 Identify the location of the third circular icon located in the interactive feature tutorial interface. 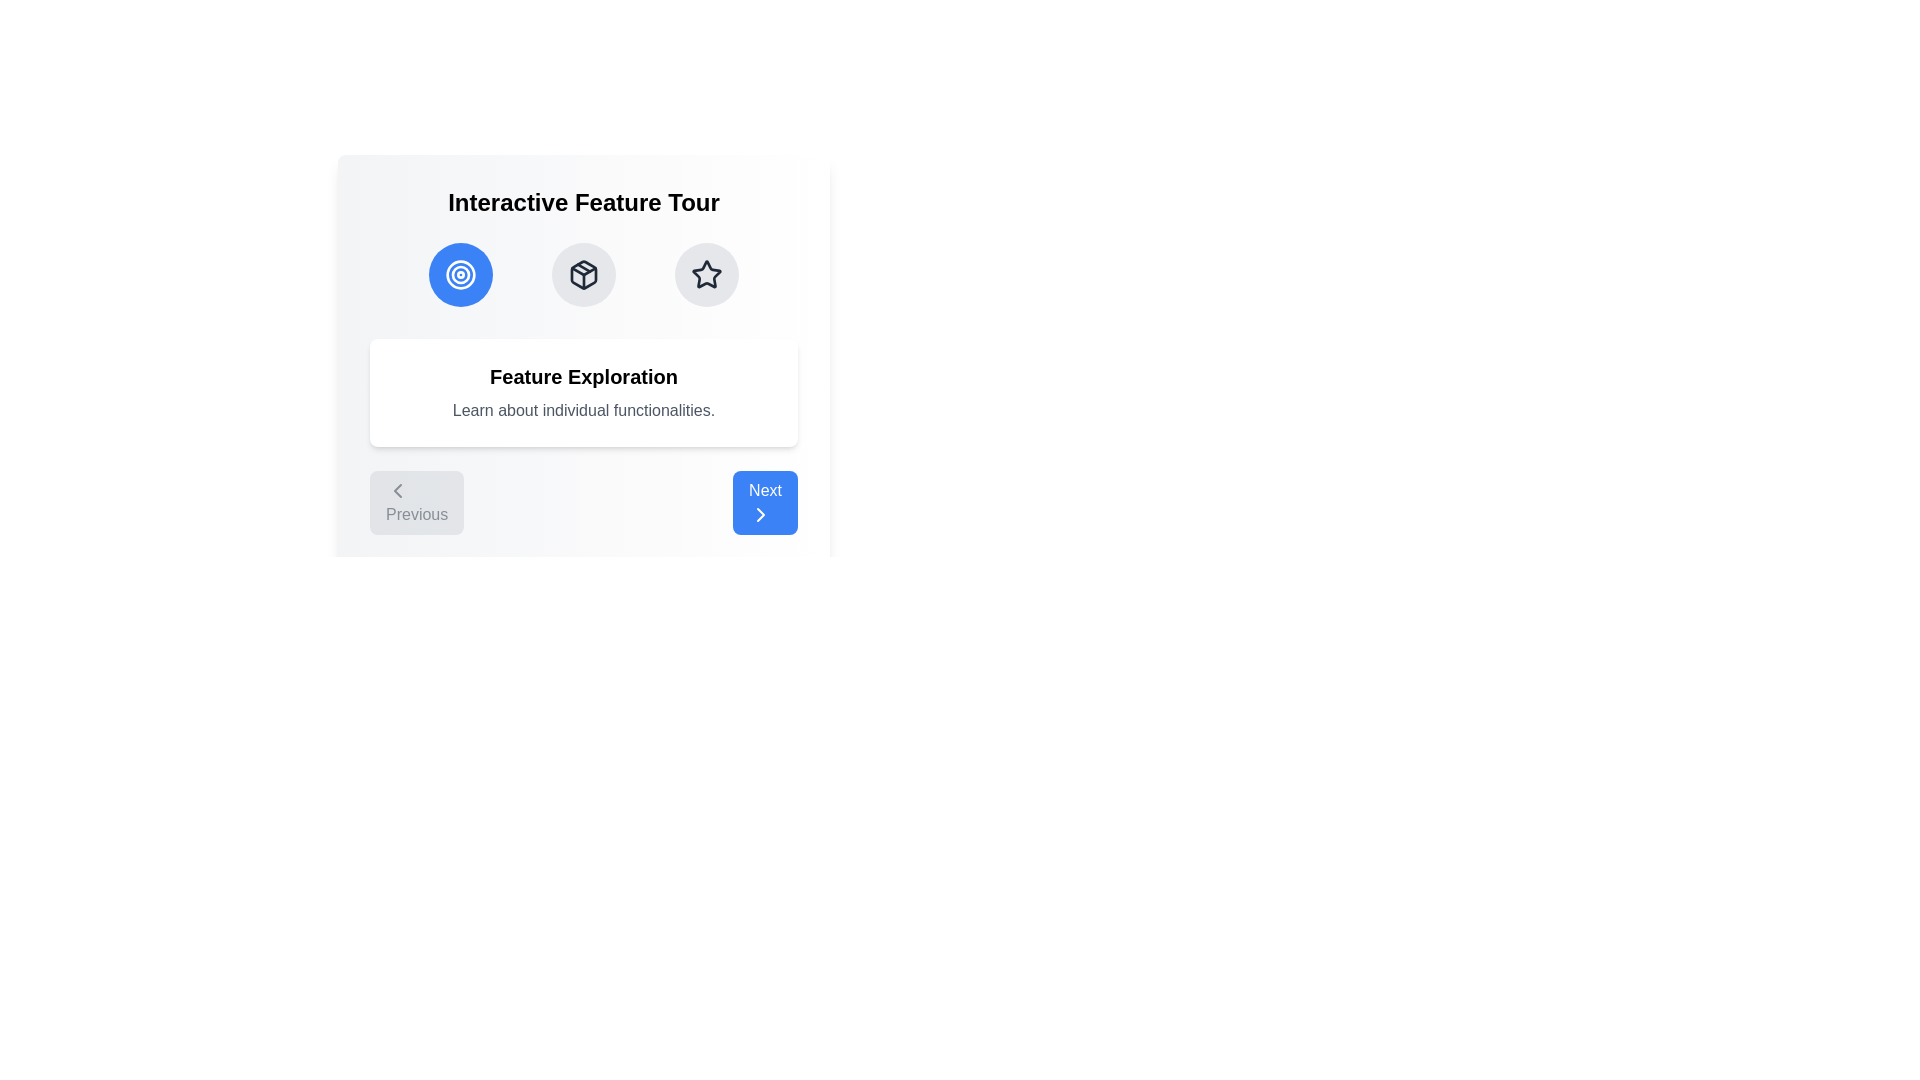
(705, 273).